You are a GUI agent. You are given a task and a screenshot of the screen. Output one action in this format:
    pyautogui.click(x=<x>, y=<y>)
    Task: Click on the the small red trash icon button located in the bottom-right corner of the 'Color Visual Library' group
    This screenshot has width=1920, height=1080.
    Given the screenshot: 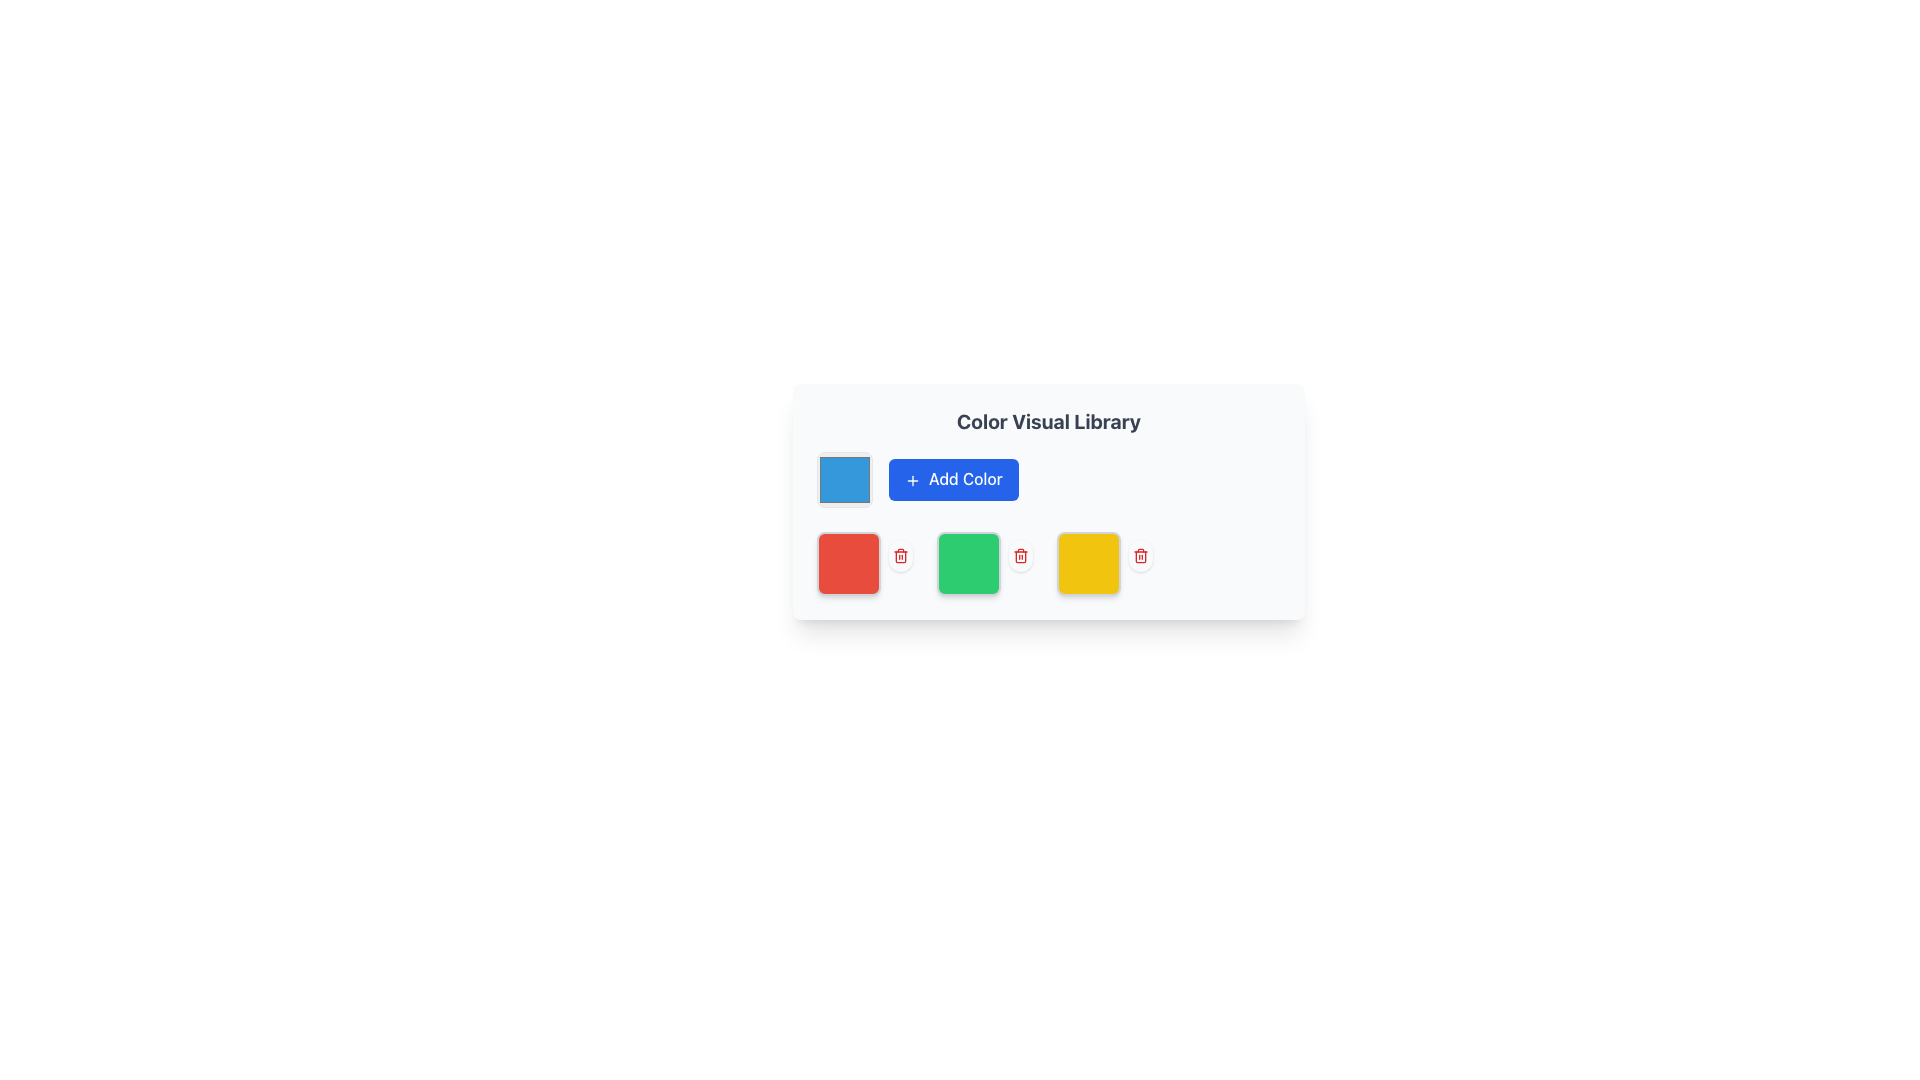 What is the action you would take?
    pyautogui.click(x=1141, y=555)
    